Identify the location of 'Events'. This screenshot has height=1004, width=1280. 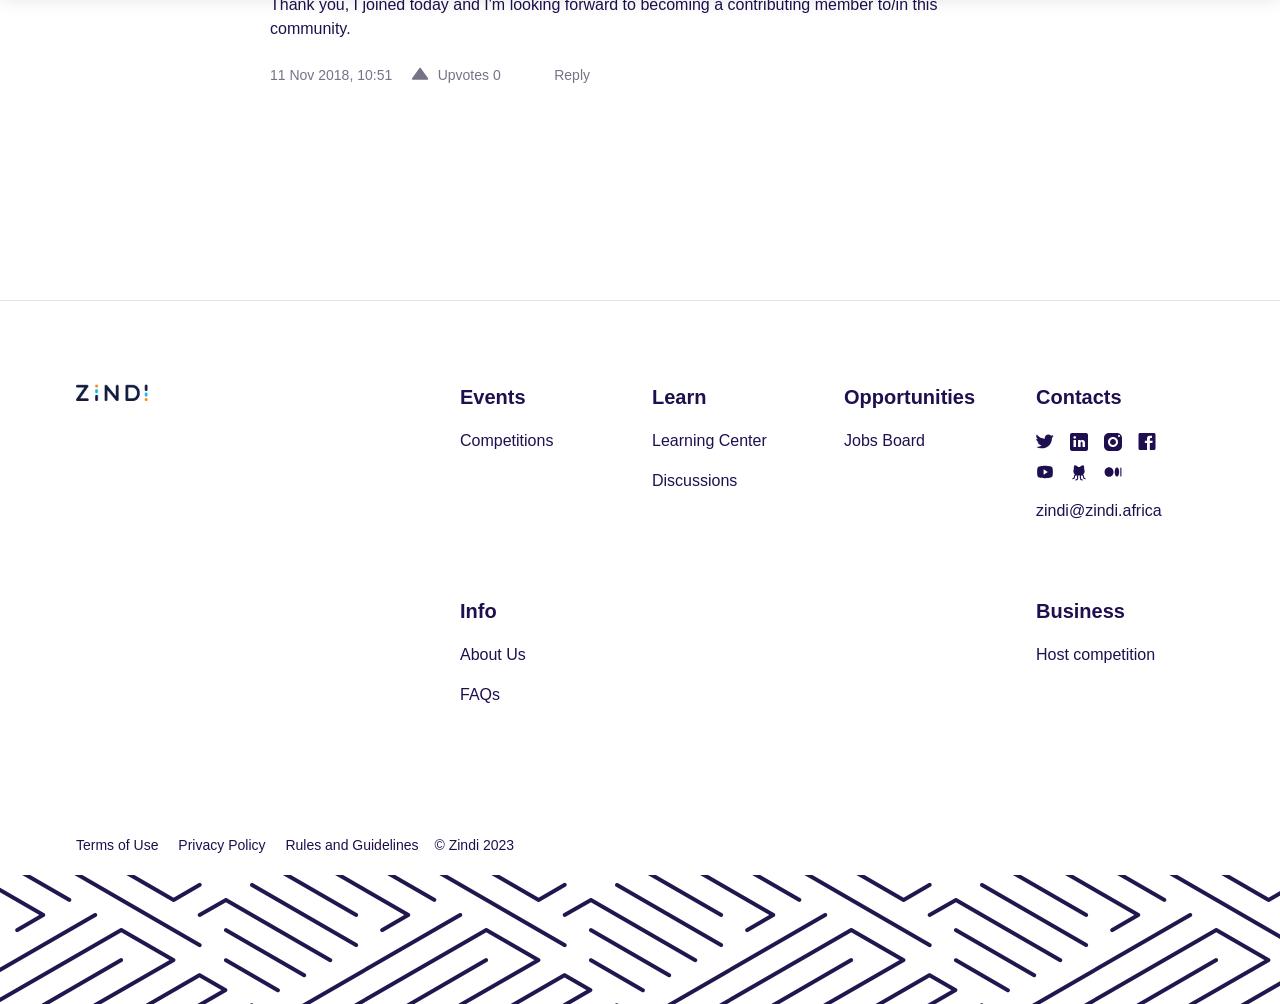
(492, 395).